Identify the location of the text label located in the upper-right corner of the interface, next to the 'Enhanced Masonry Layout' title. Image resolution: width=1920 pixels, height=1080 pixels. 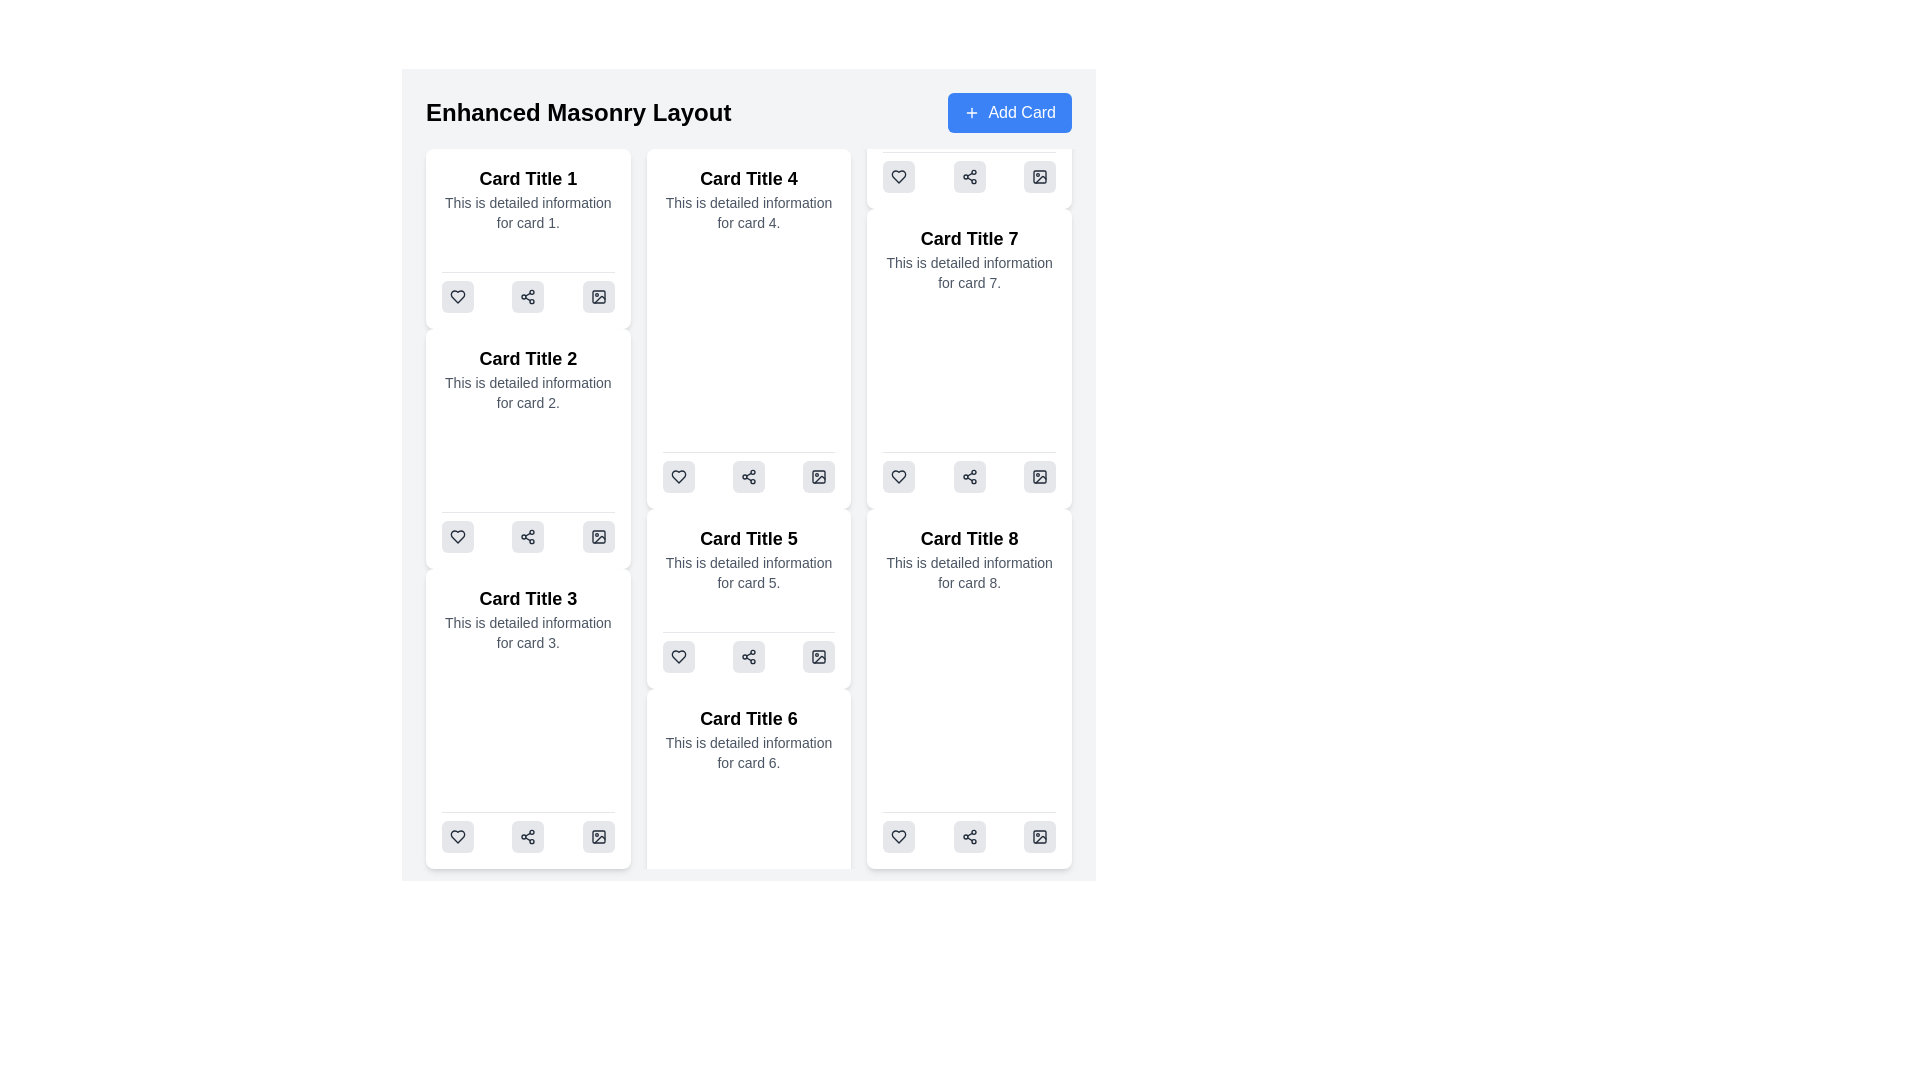
(1022, 112).